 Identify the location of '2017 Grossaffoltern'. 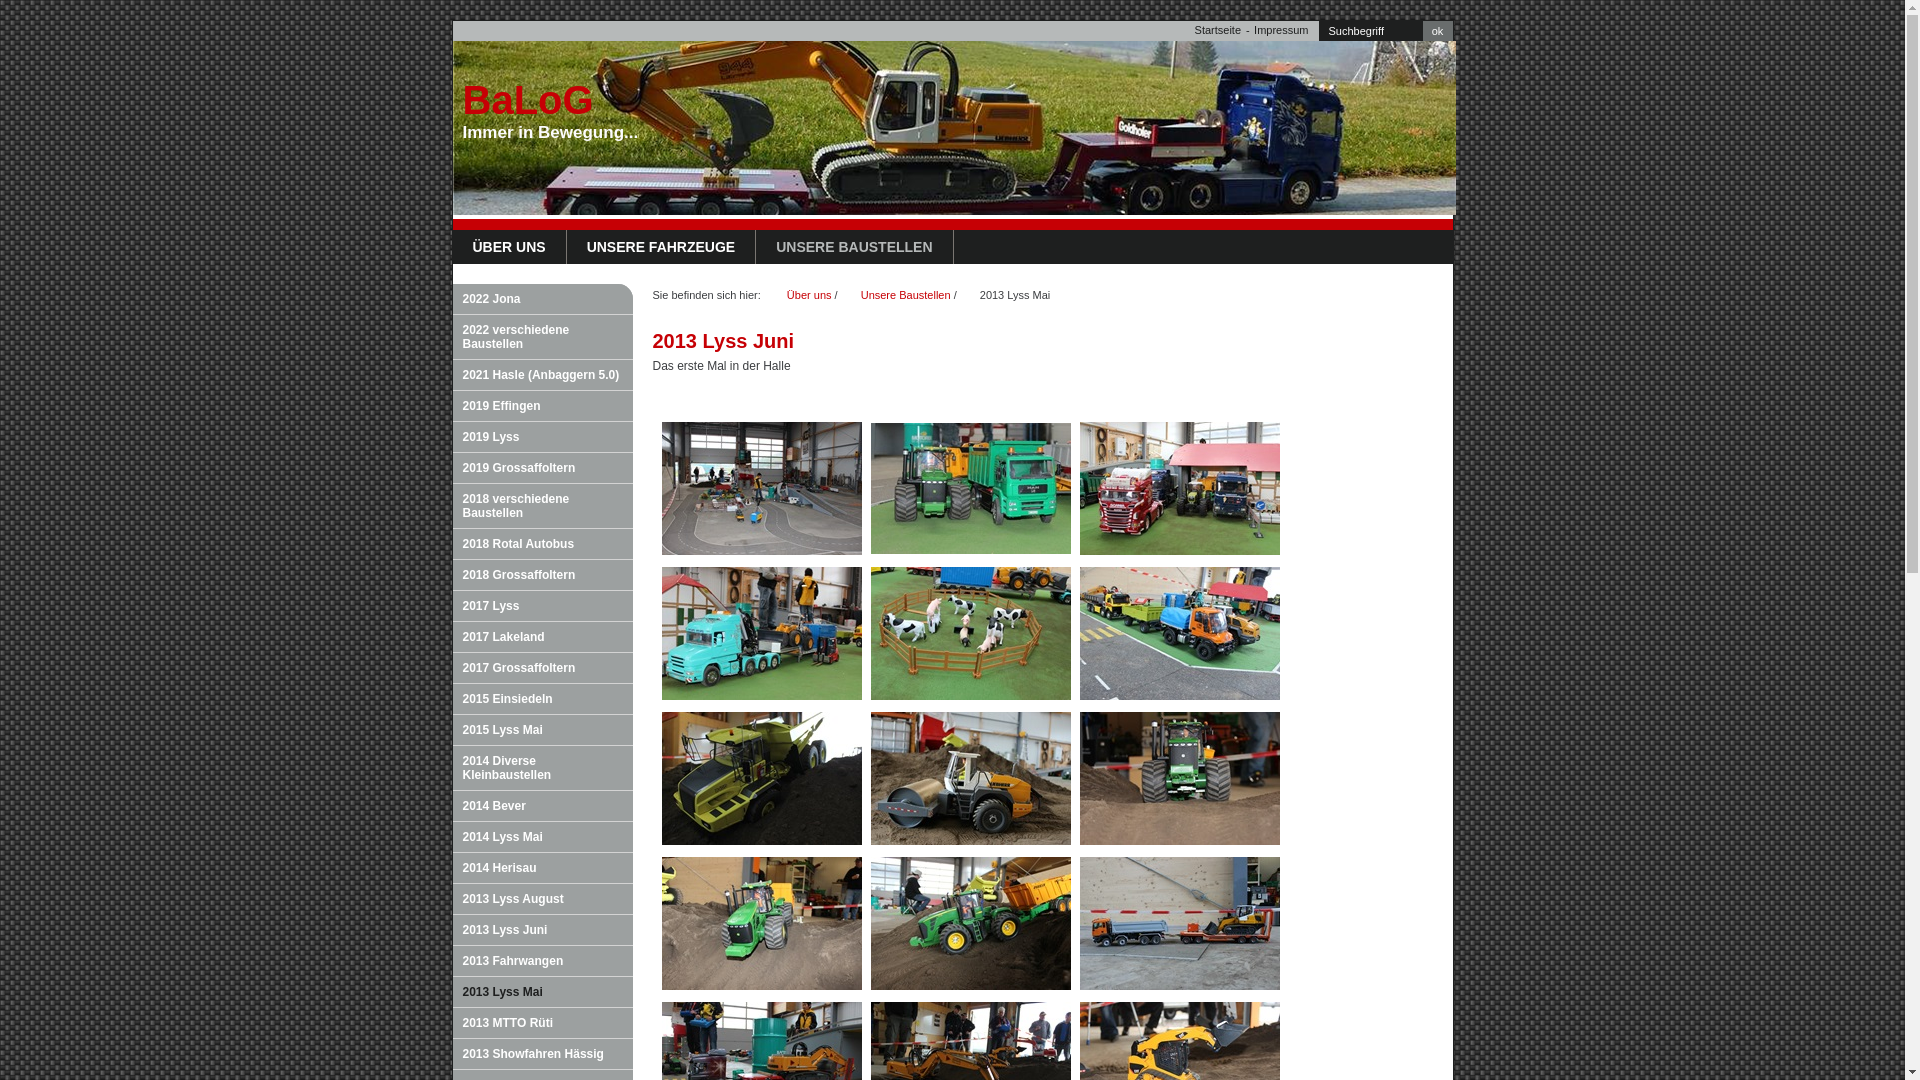
(450, 668).